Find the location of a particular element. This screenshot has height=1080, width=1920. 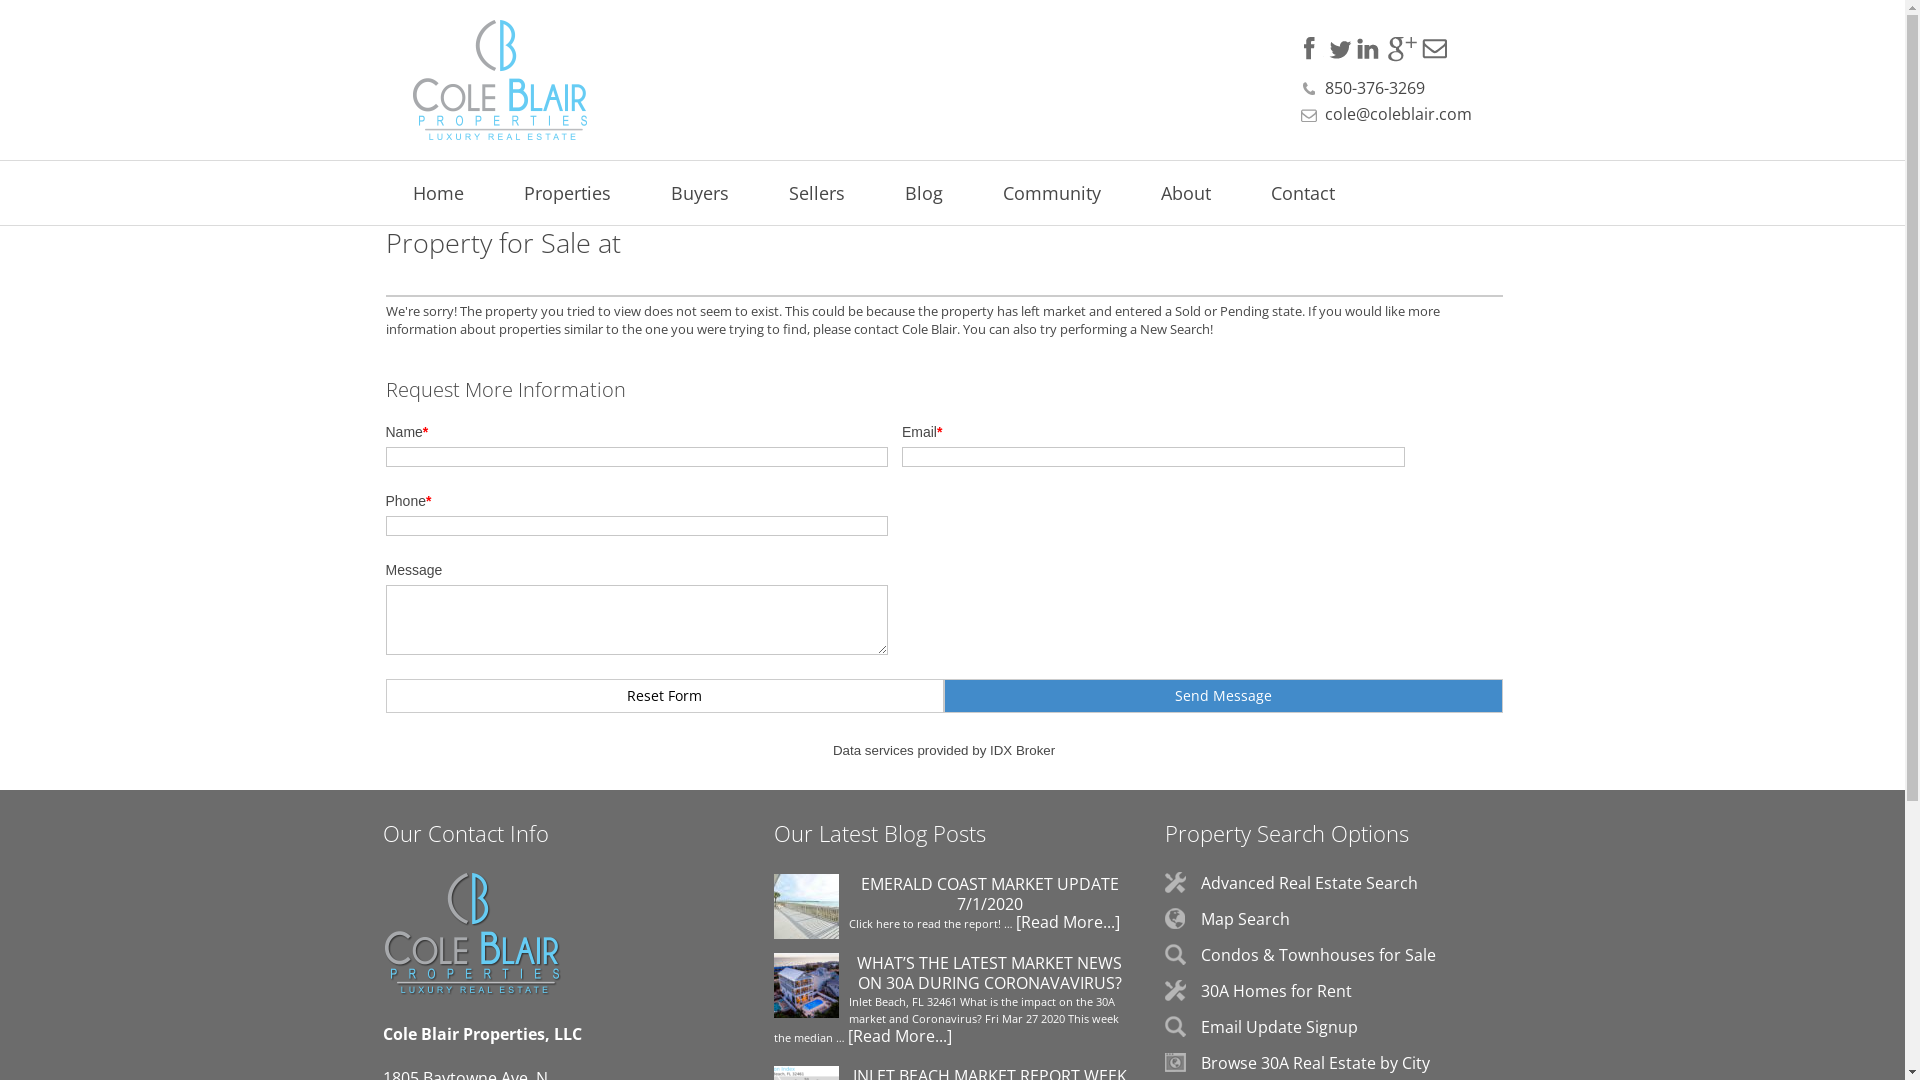

'Properties' is located at coordinates (566, 192).